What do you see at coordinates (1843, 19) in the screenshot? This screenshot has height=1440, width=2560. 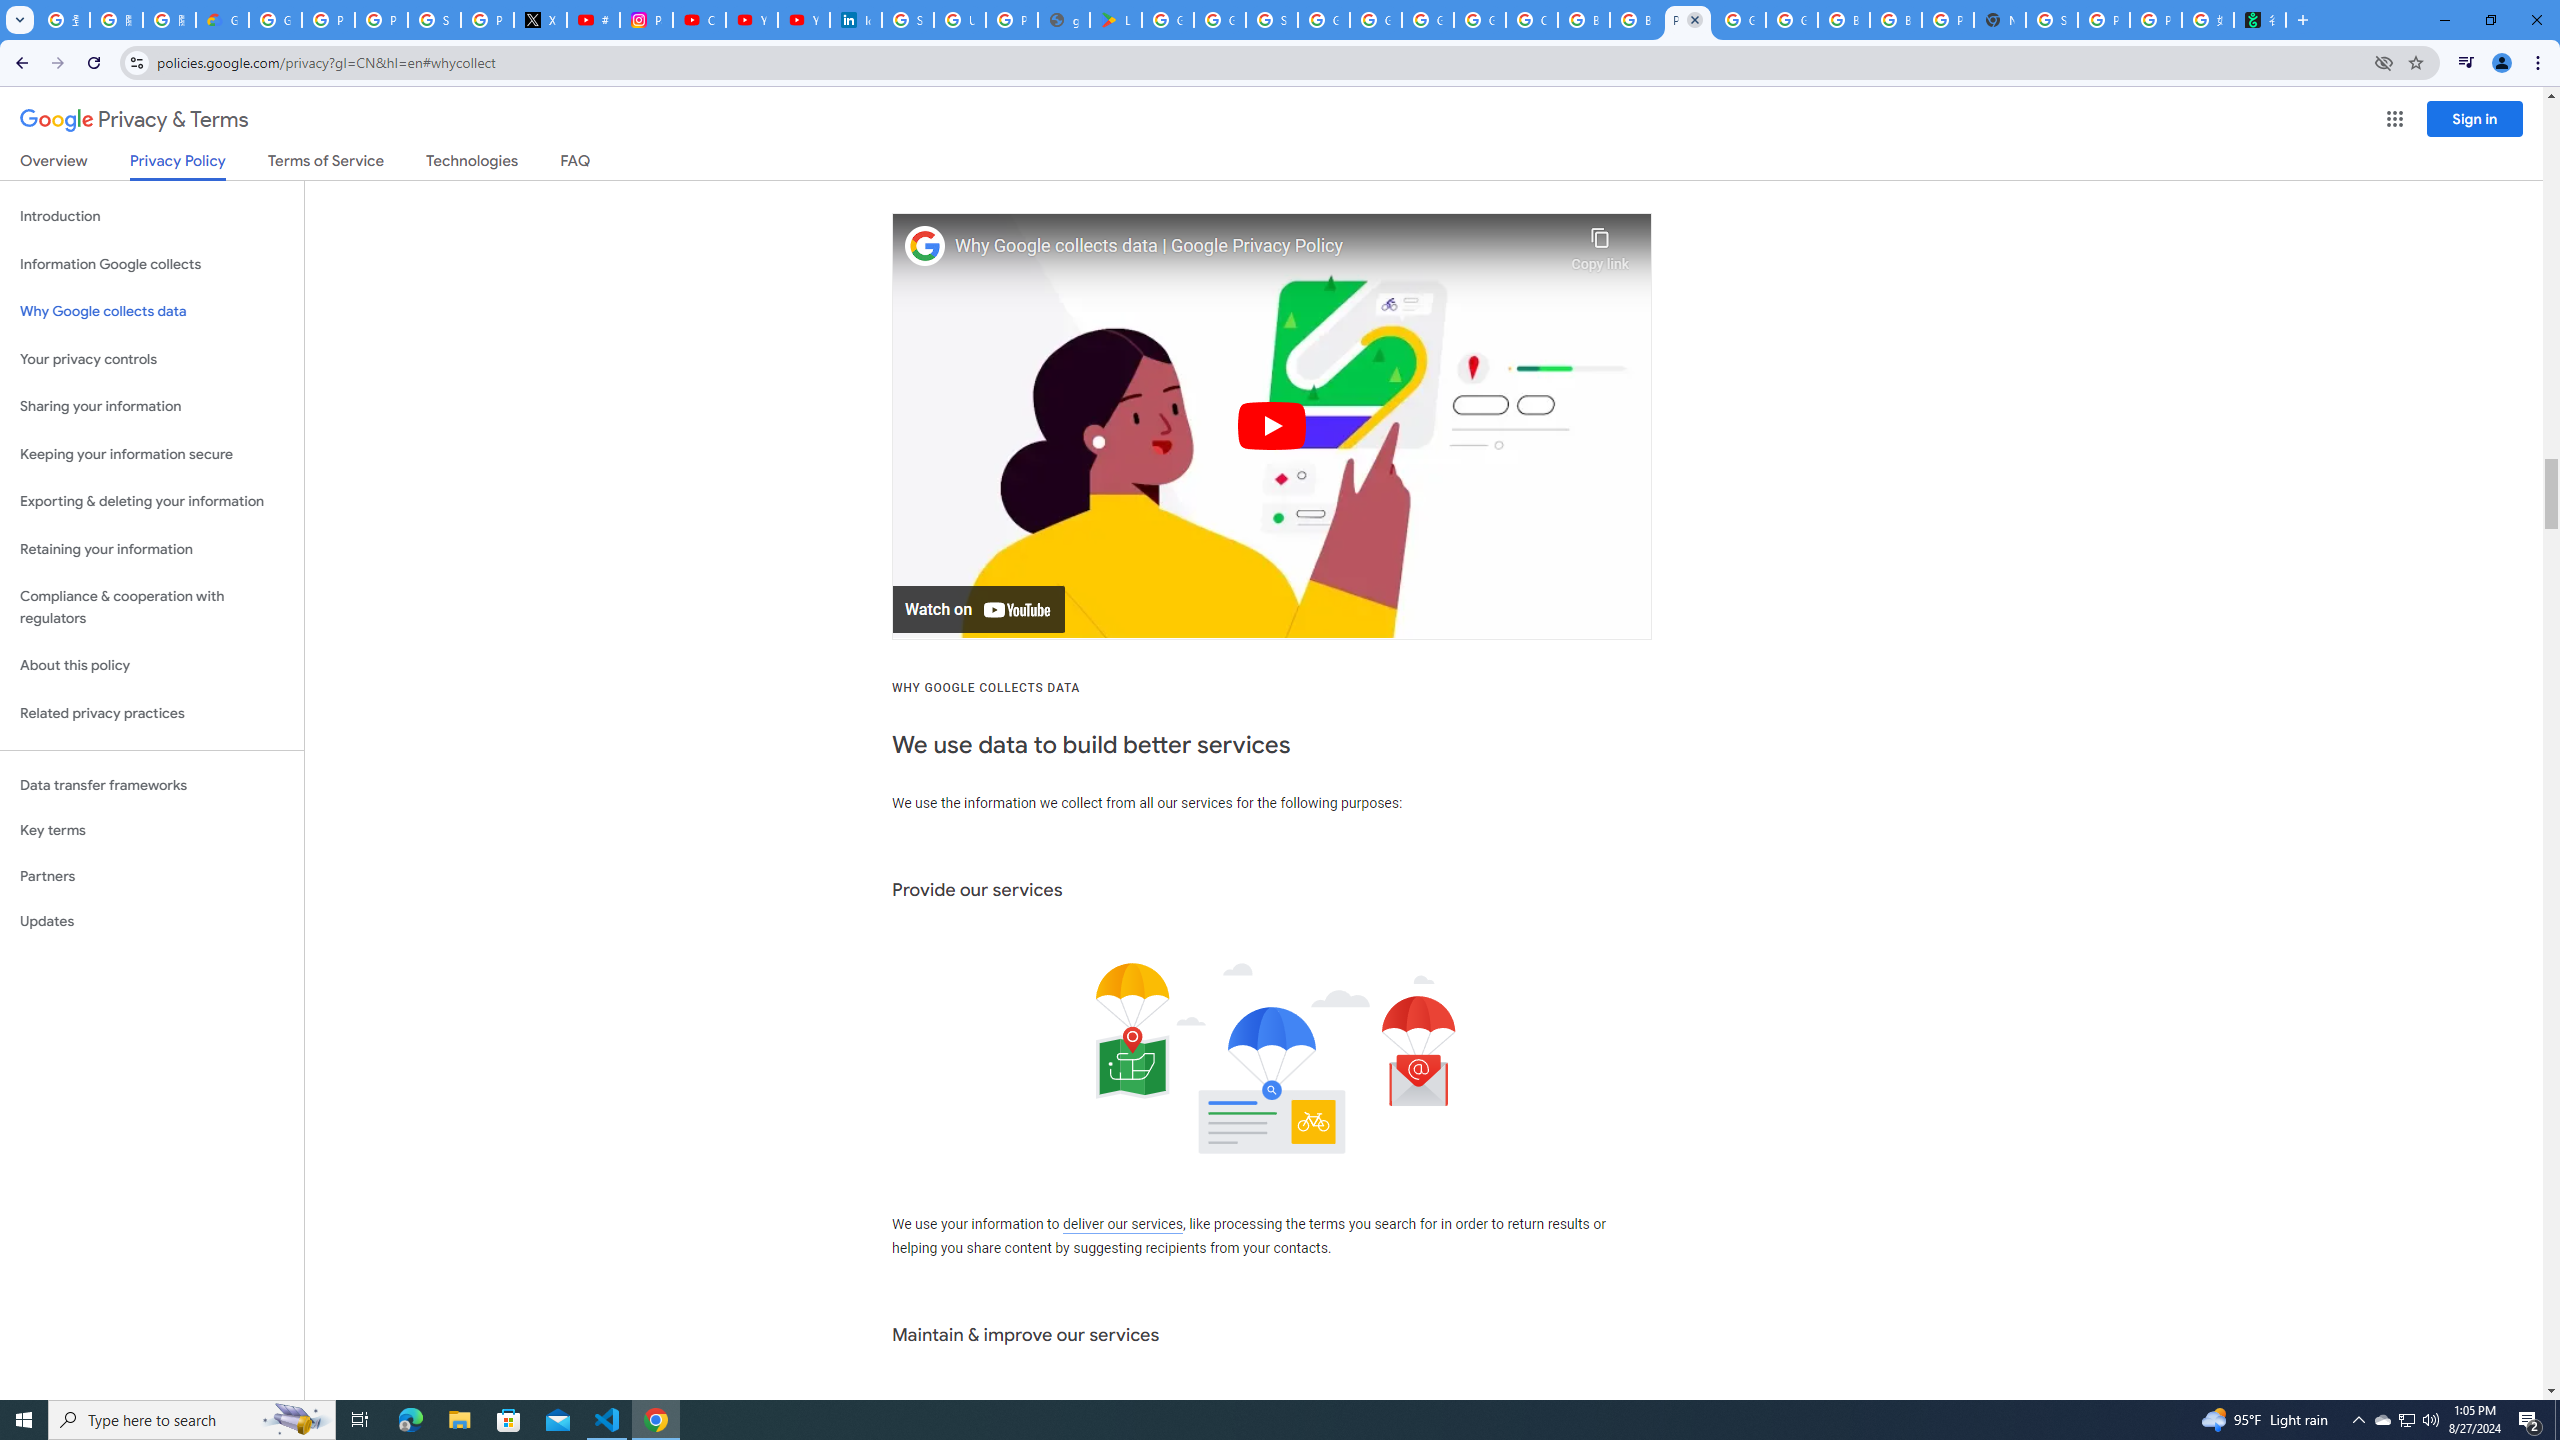 I see `'Browse Chrome as a guest - Computer - Google Chrome Help'` at bounding box center [1843, 19].